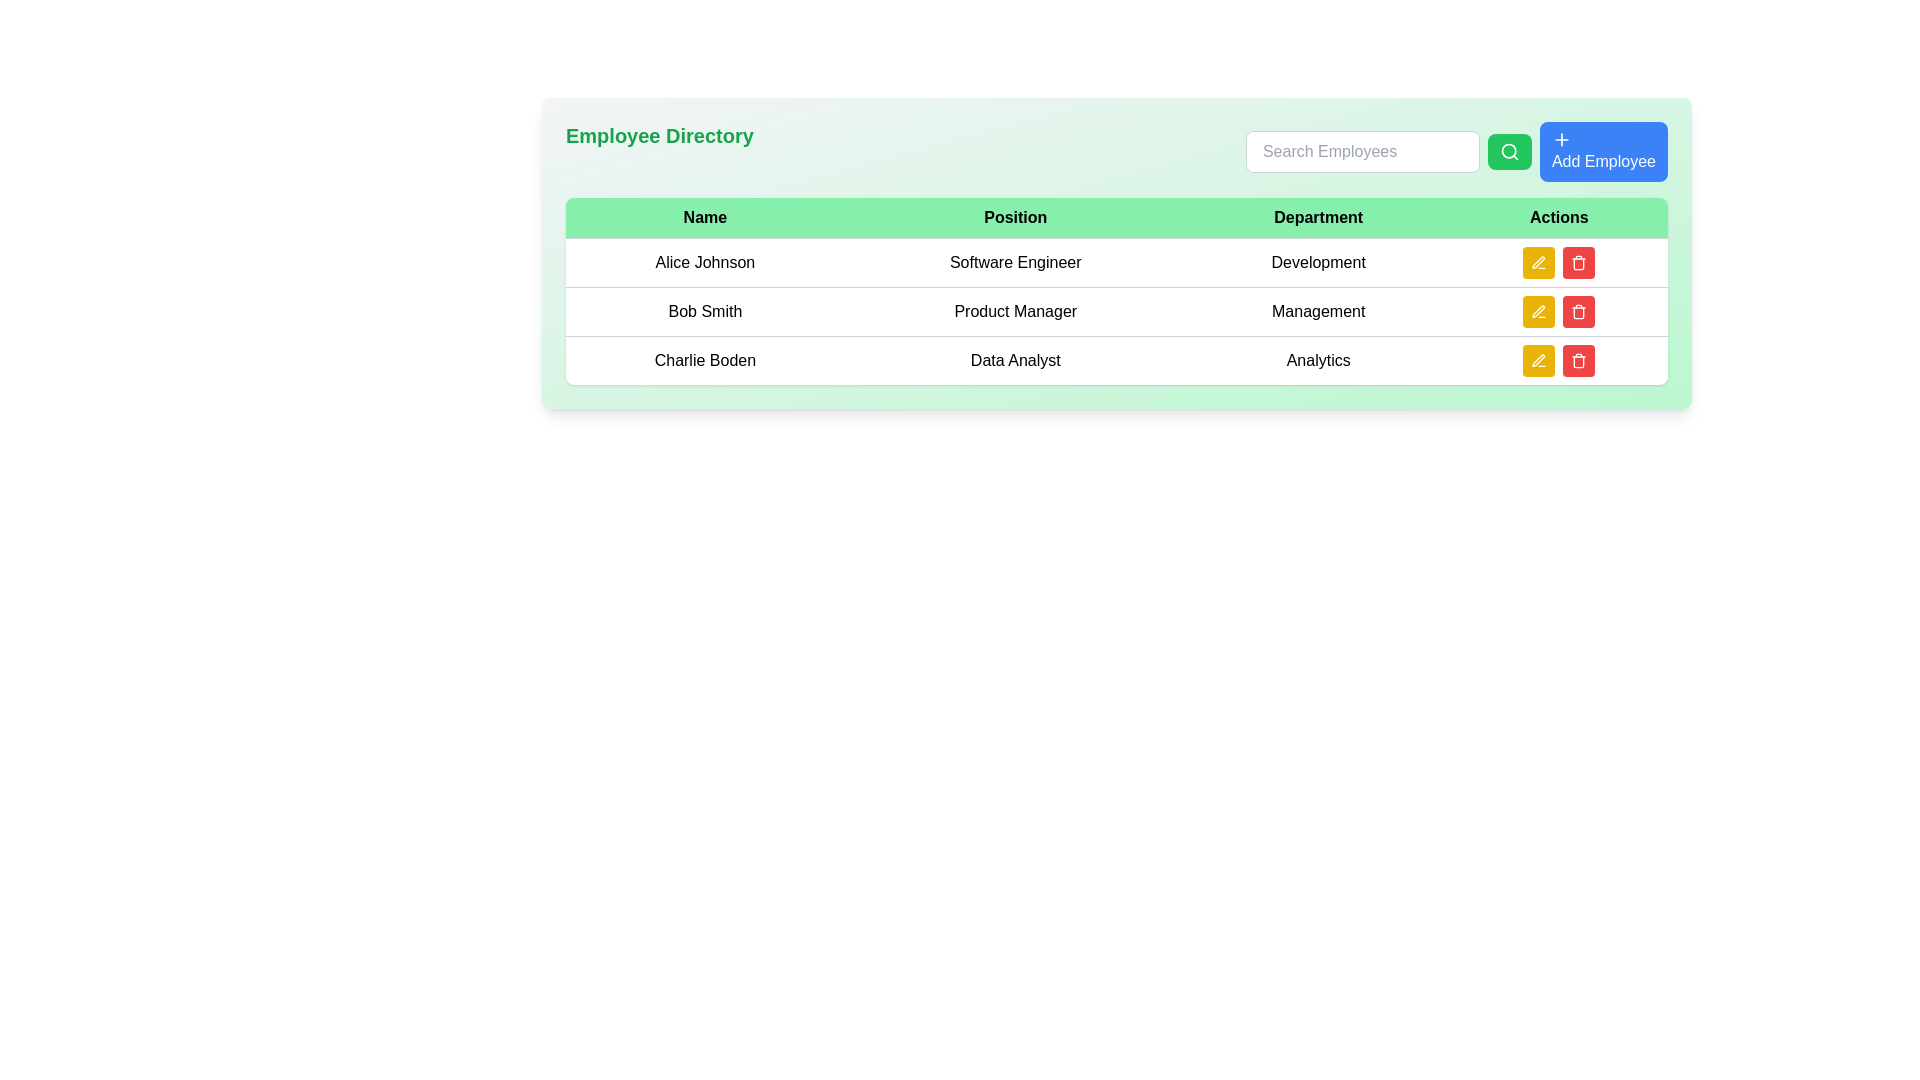 Image resolution: width=1920 pixels, height=1080 pixels. I want to click on the trash icon button in the 'Actions' column, so click(1578, 312).